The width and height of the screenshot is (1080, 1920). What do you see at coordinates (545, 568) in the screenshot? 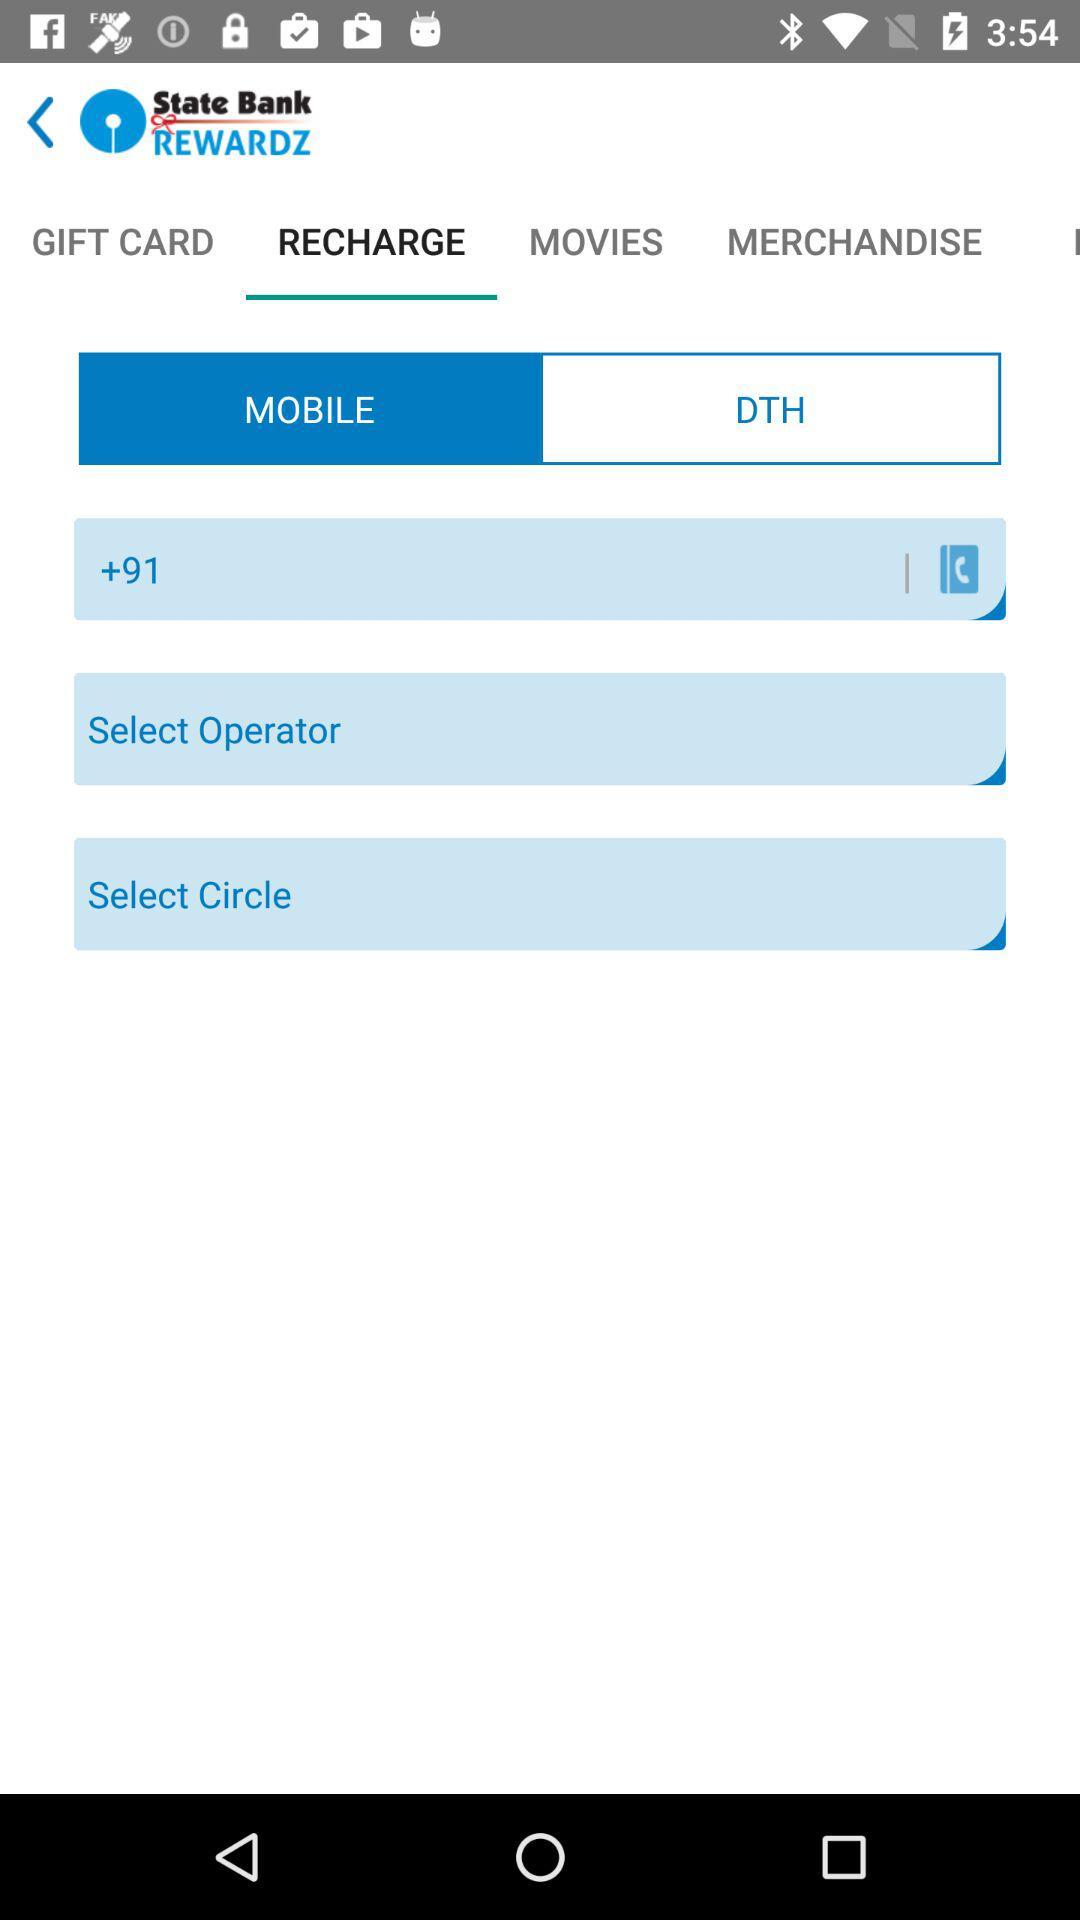
I see `the icon to the left of the | icon` at bounding box center [545, 568].